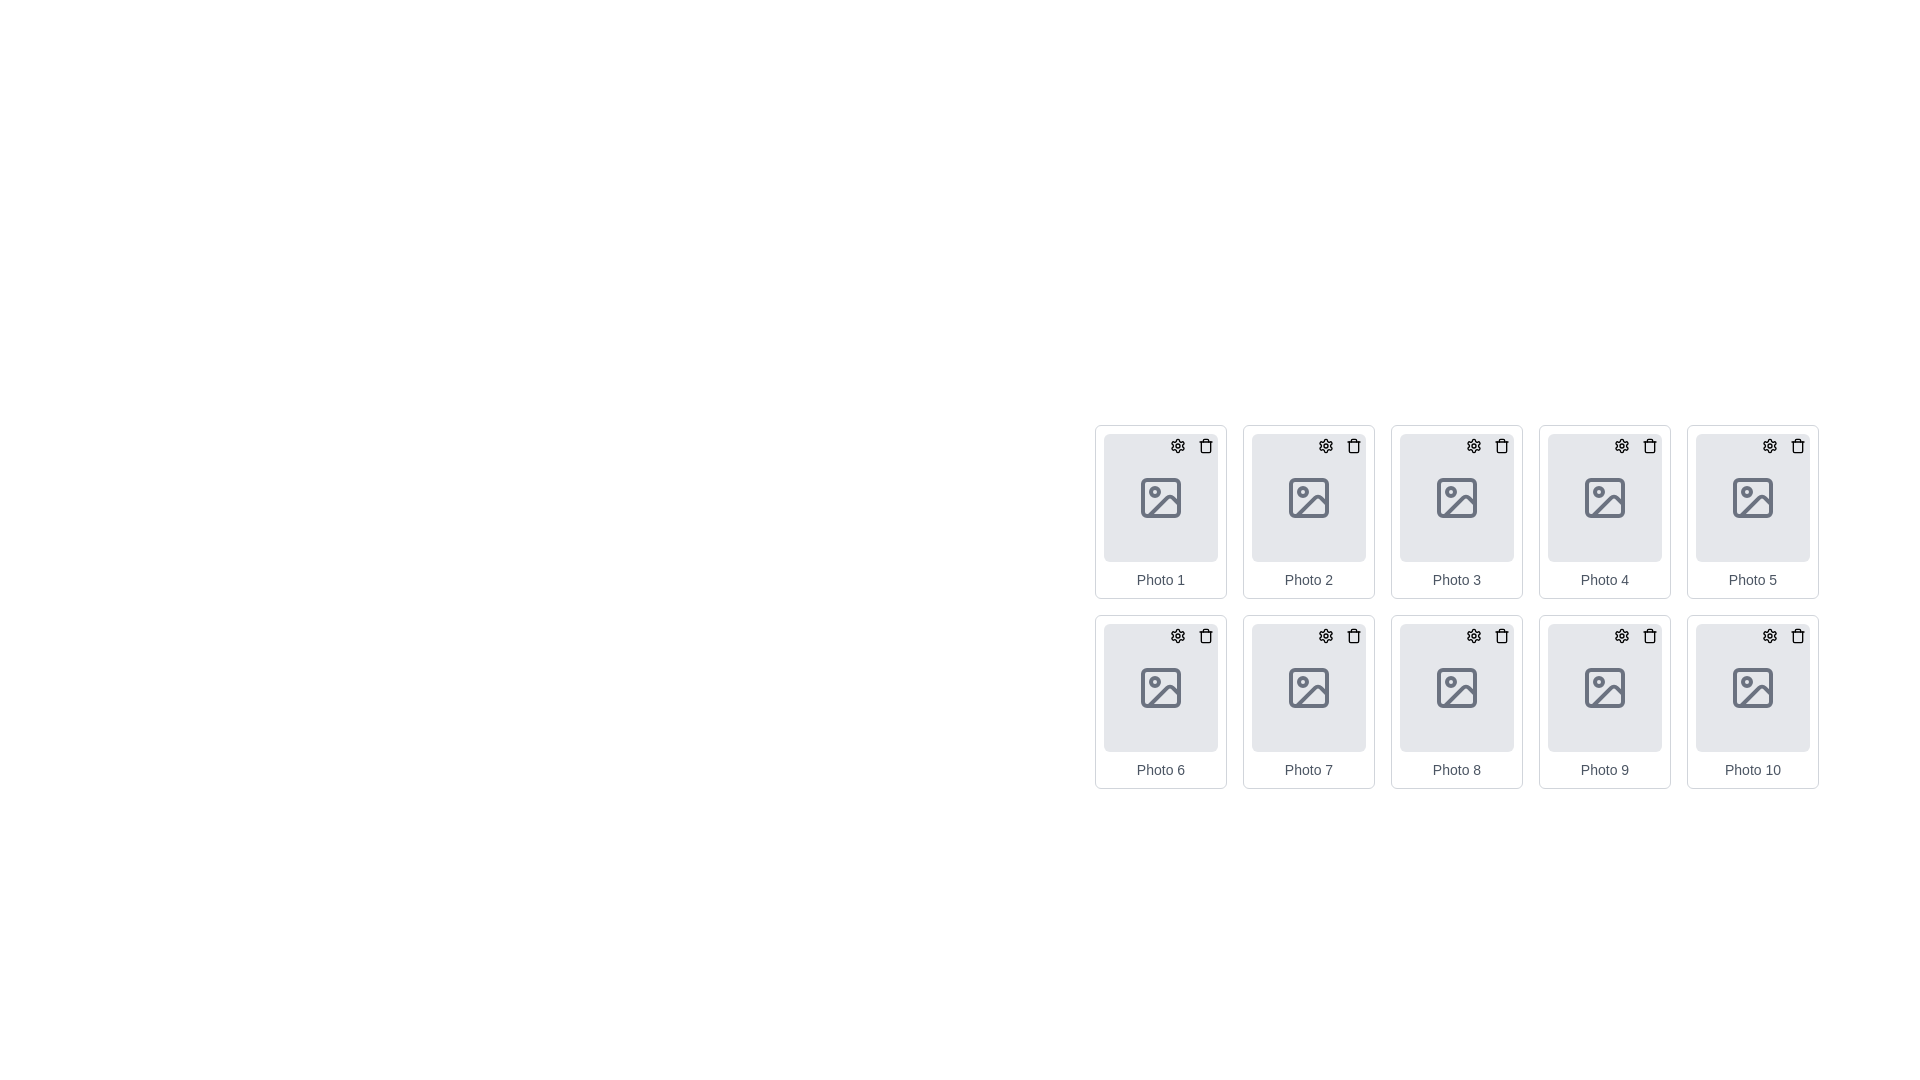 Image resolution: width=1920 pixels, height=1080 pixels. I want to click on the circular button with a gear icon at the top-right corner of the card labeled 'Photo 9' to observe the highlight effect, so click(1622, 636).